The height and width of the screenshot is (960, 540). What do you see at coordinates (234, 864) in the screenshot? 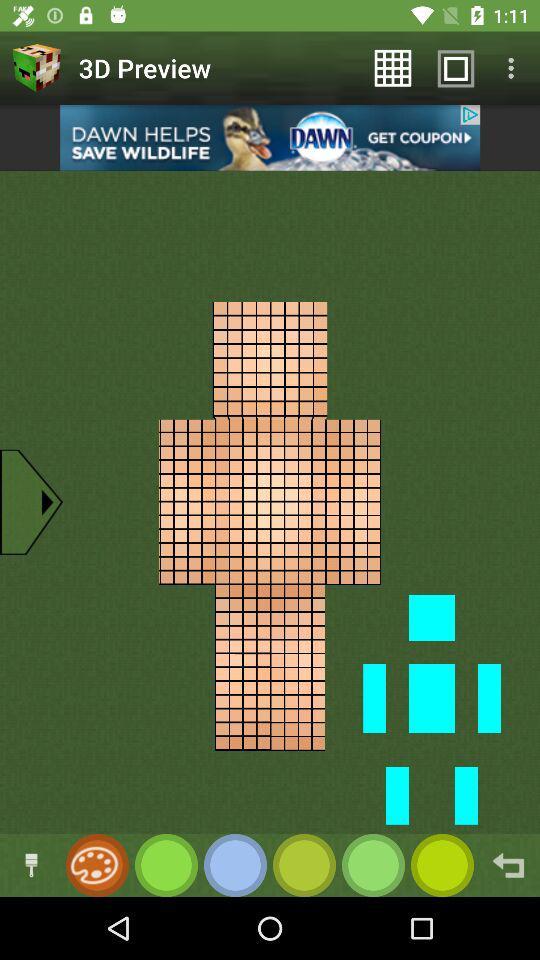
I see `change color to blue` at bounding box center [234, 864].